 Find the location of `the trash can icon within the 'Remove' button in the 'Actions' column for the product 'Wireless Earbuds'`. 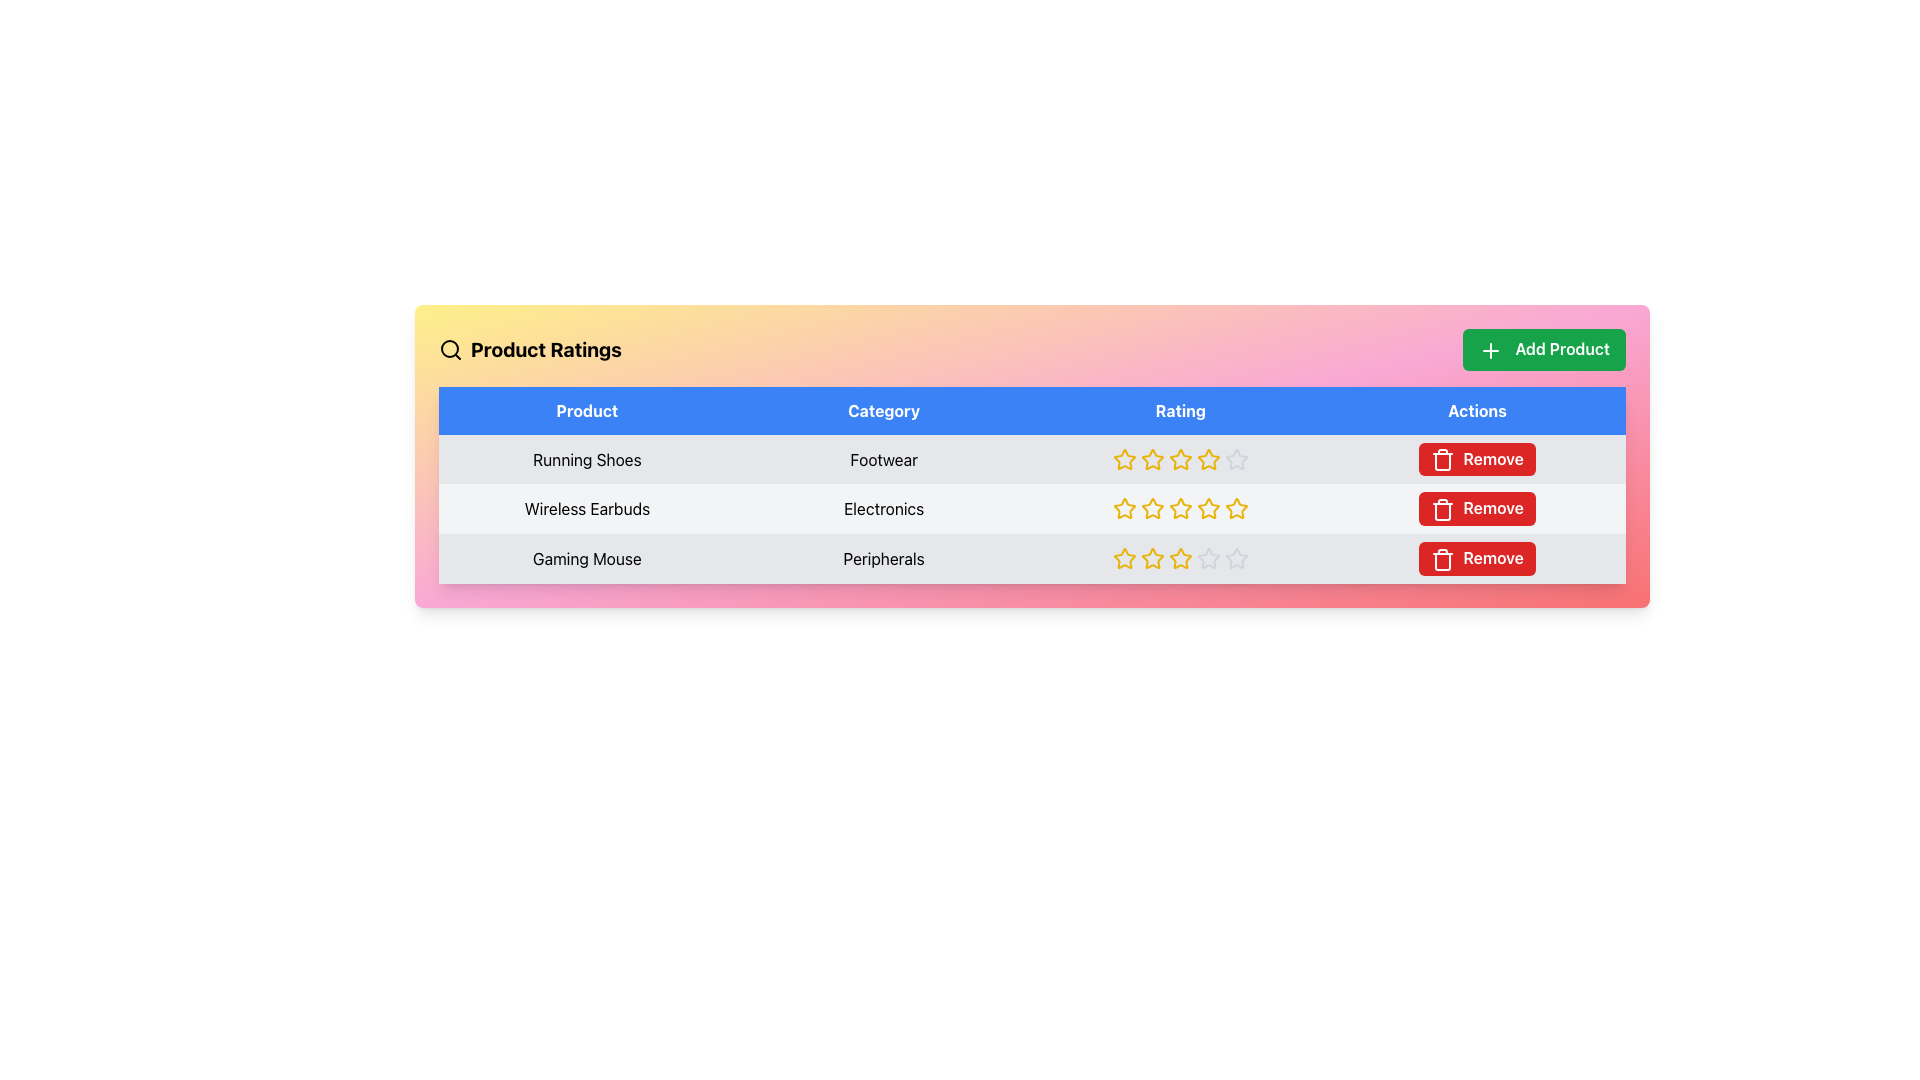

the trash can icon within the 'Remove' button in the 'Actions' column for the product 'Wireless Earbuds' is located at coordinates (1443, 462).